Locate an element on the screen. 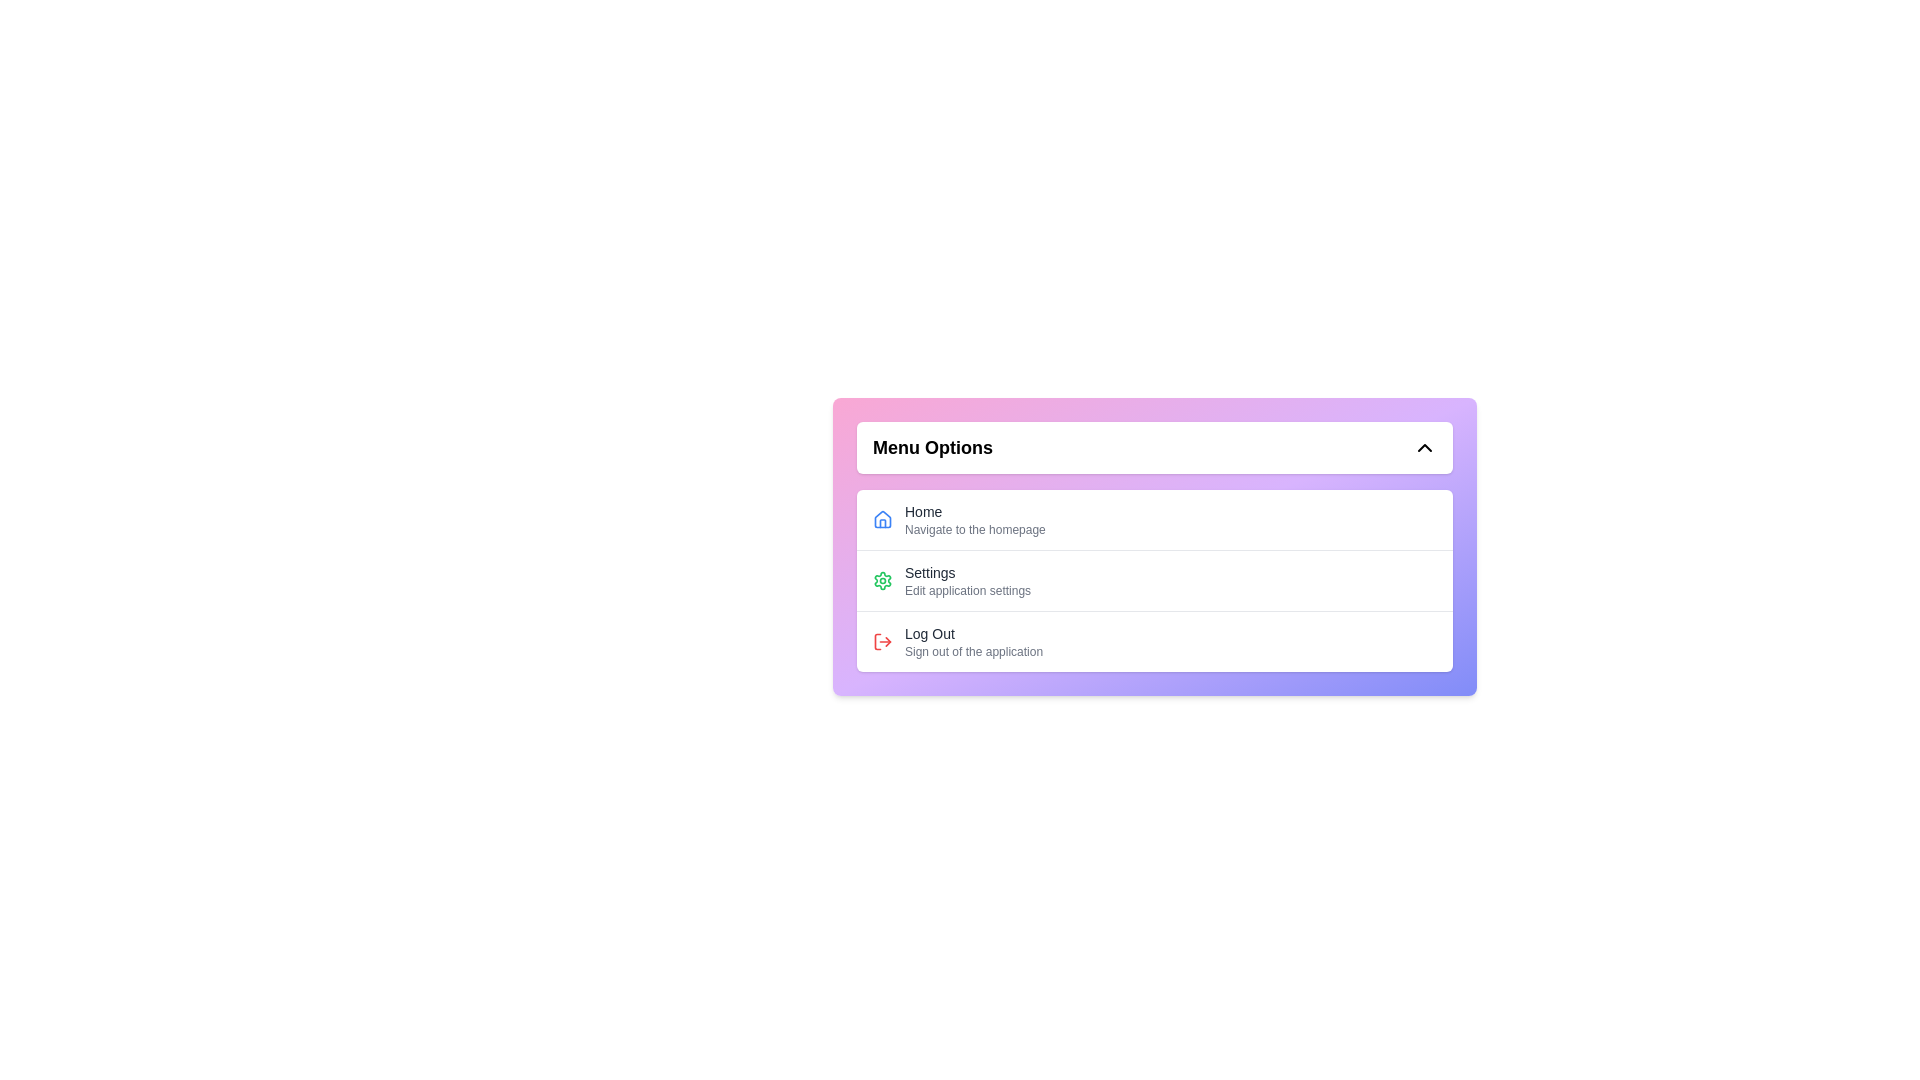 The width and height of the screenshot is (1920, 1080). the 'Settings' menu item to open the application settings is located at coordinates (1155, 579).